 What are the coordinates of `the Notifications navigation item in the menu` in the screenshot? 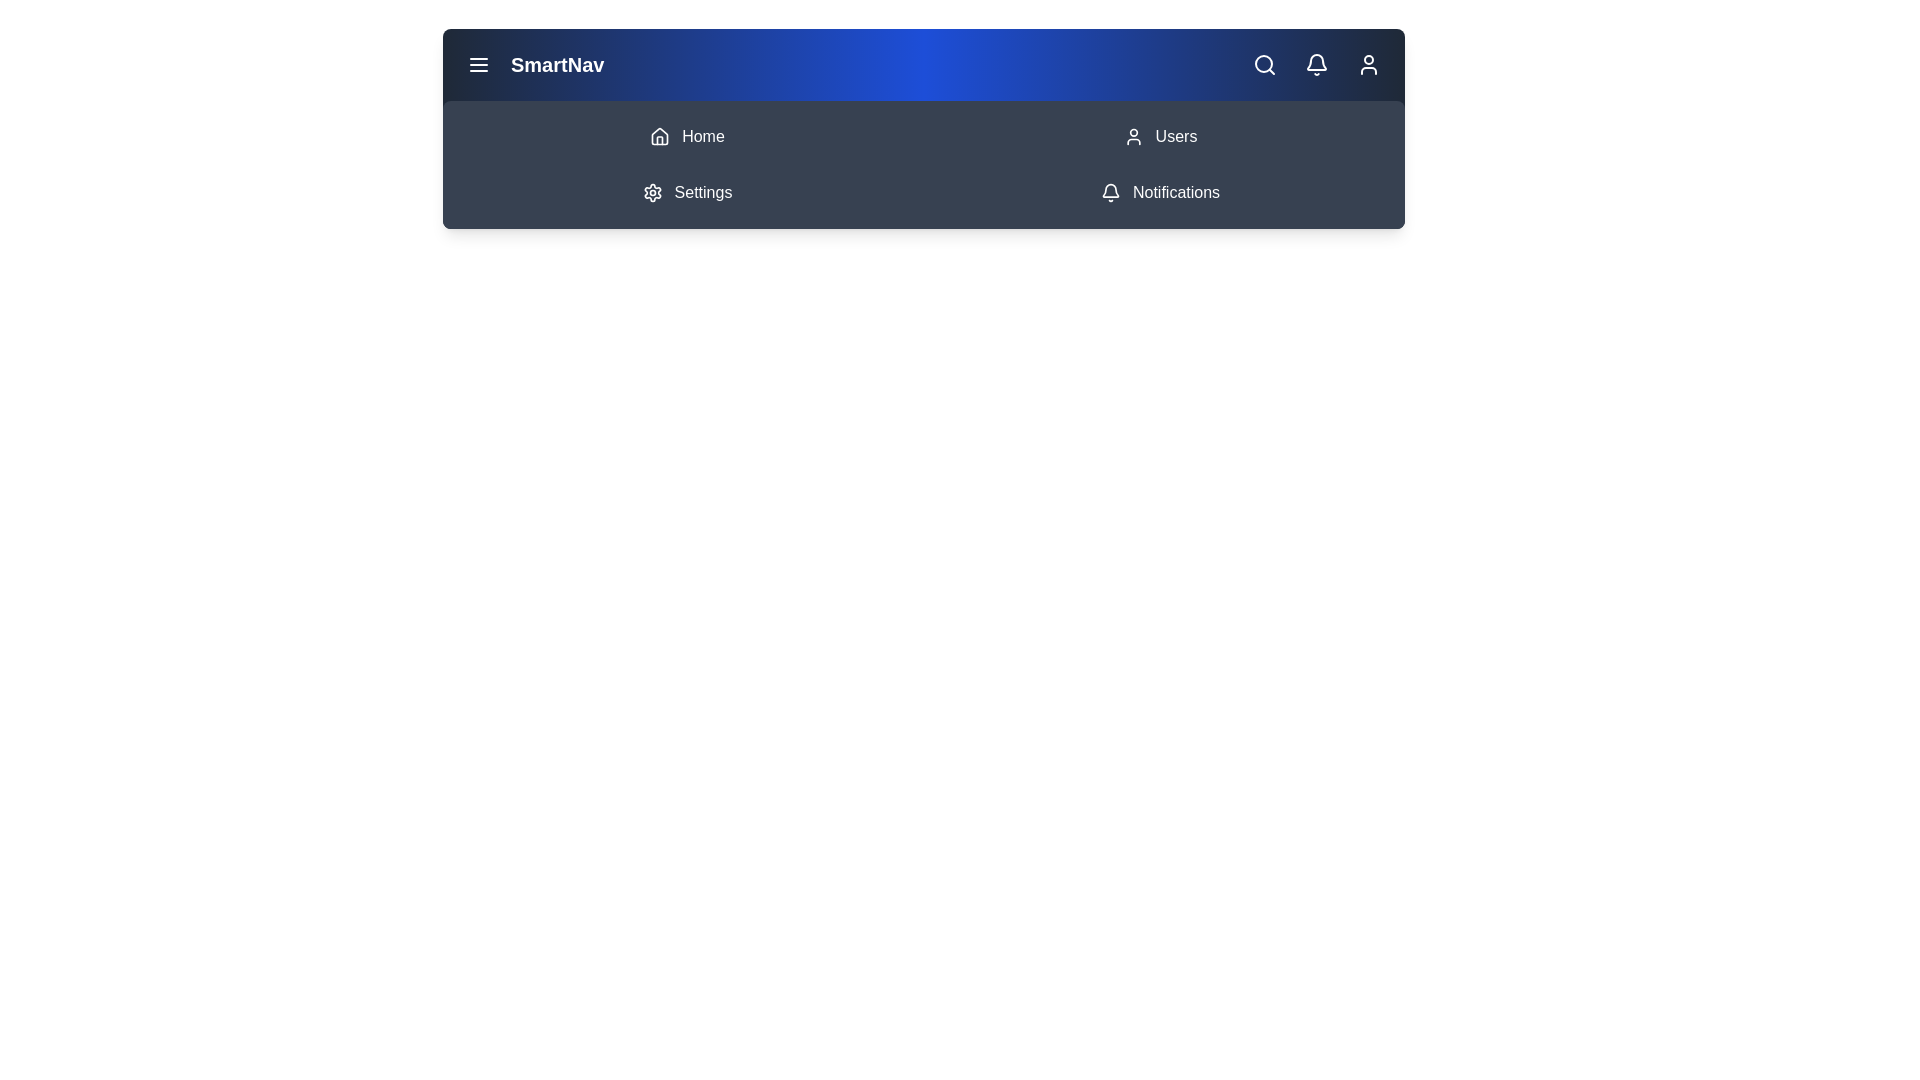 It's located at (1160, 192).